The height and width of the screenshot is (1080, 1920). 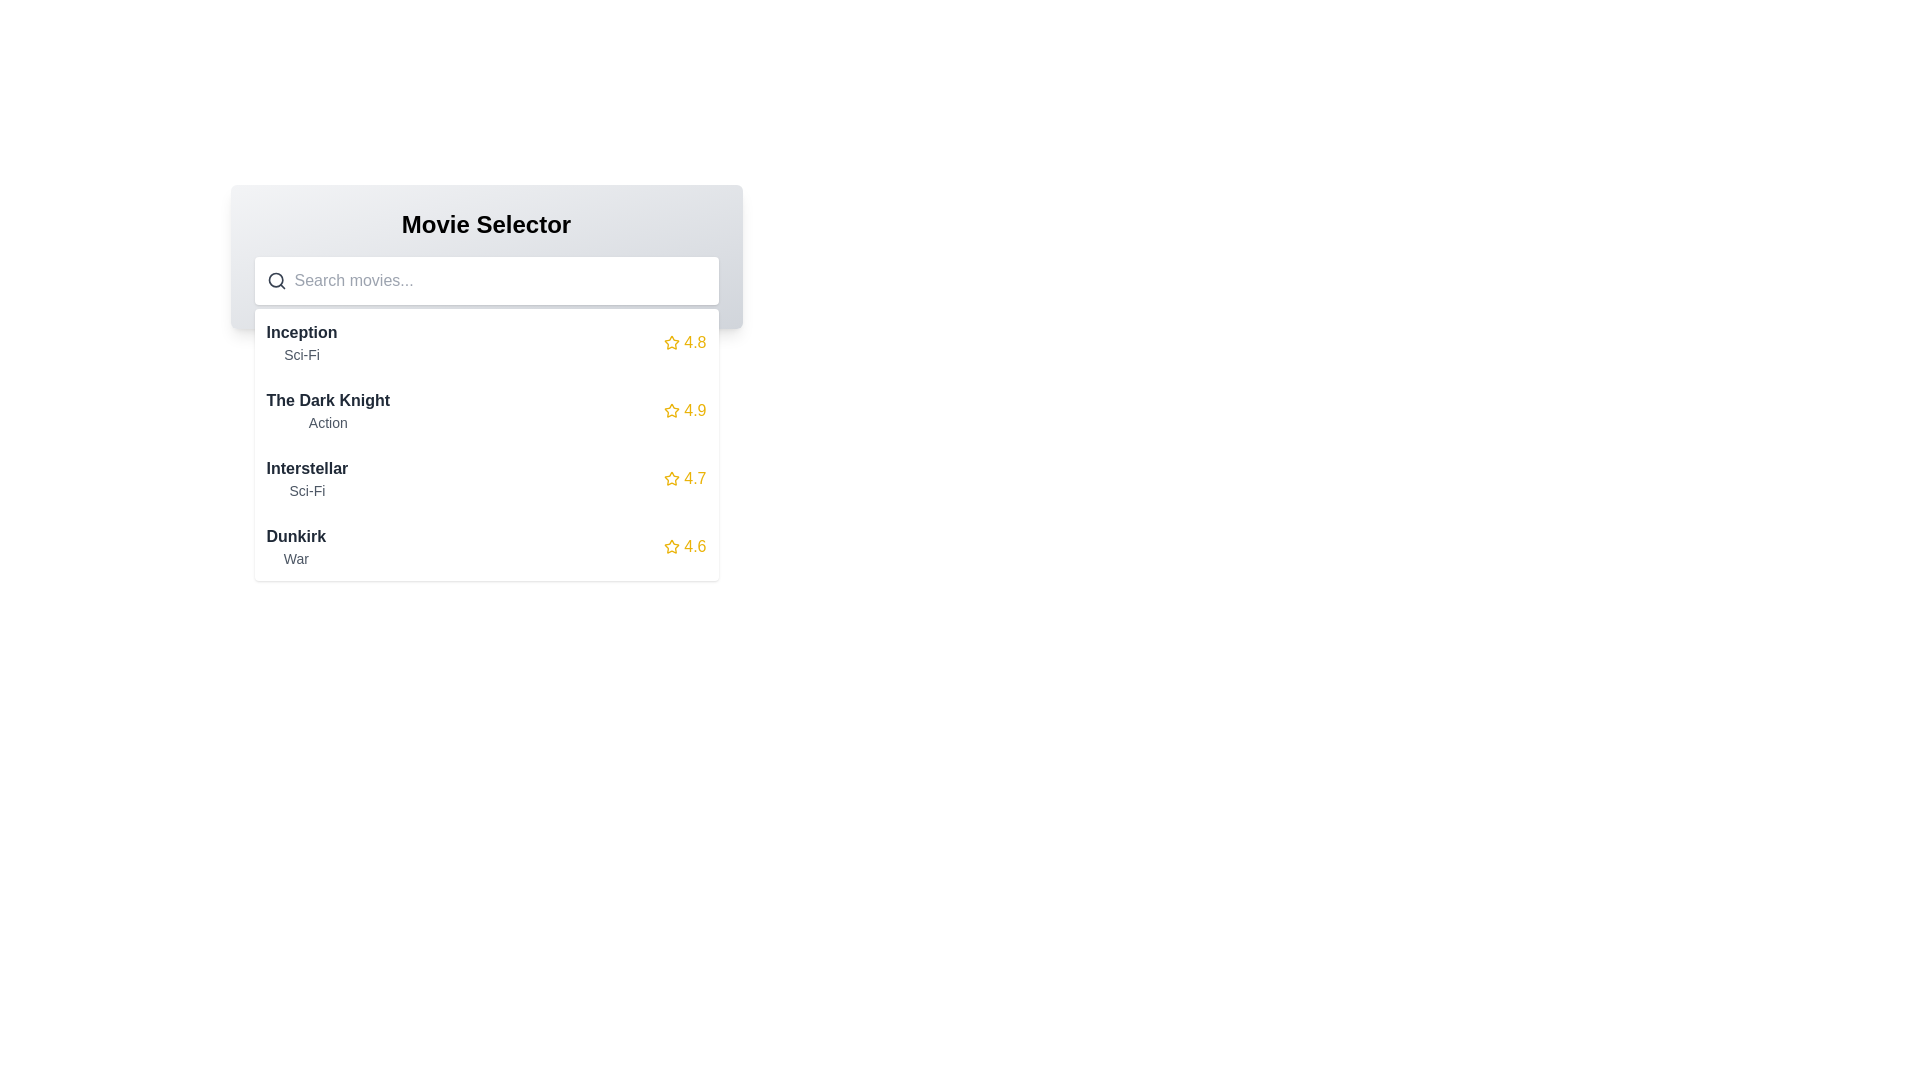 I want to click on the fourth selectable list item in the dropdown menu representing the movie 'Dunkirk', so click(x=486, y=547).